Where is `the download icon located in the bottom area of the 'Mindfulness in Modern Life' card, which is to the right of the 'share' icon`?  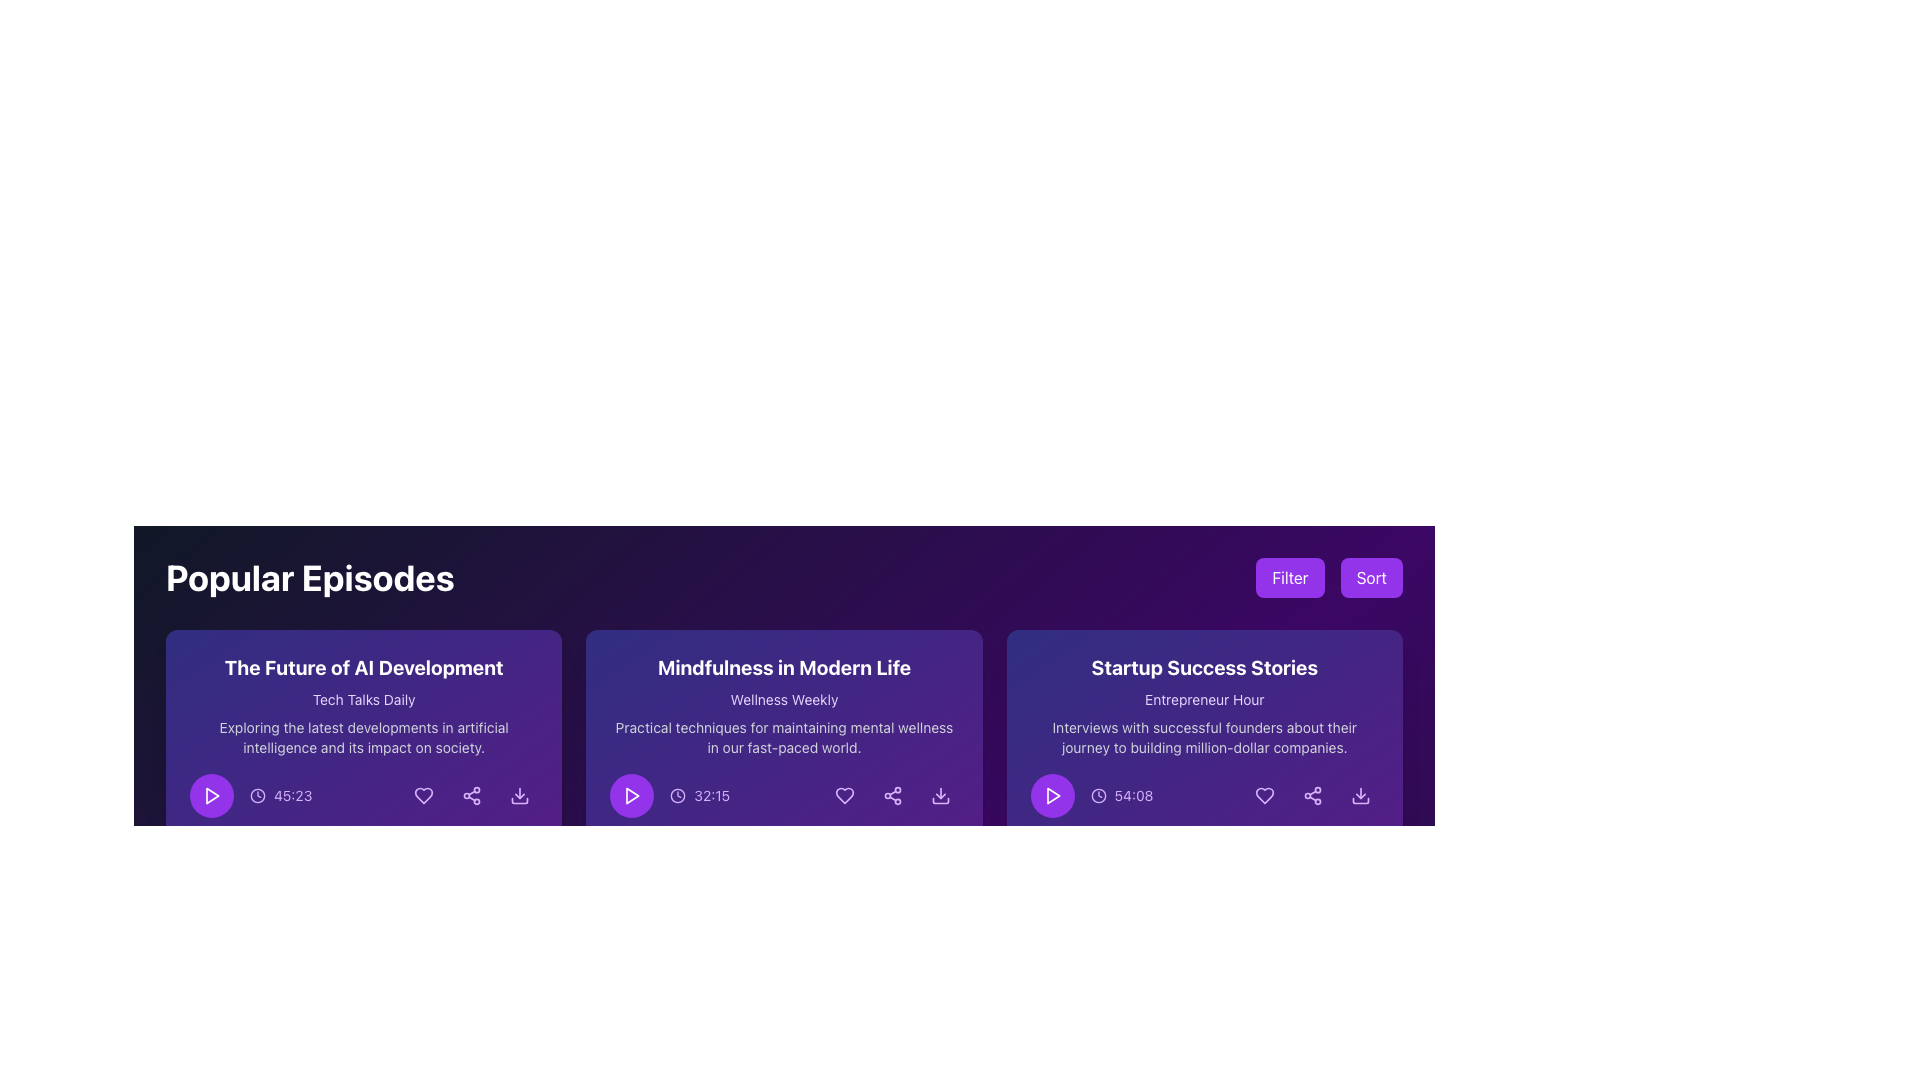
the download icon located in the bottom area of the 'Mindfulness in Modern Life' card, which is to the right of the 'share' icon is located at coordinates (939, 800).